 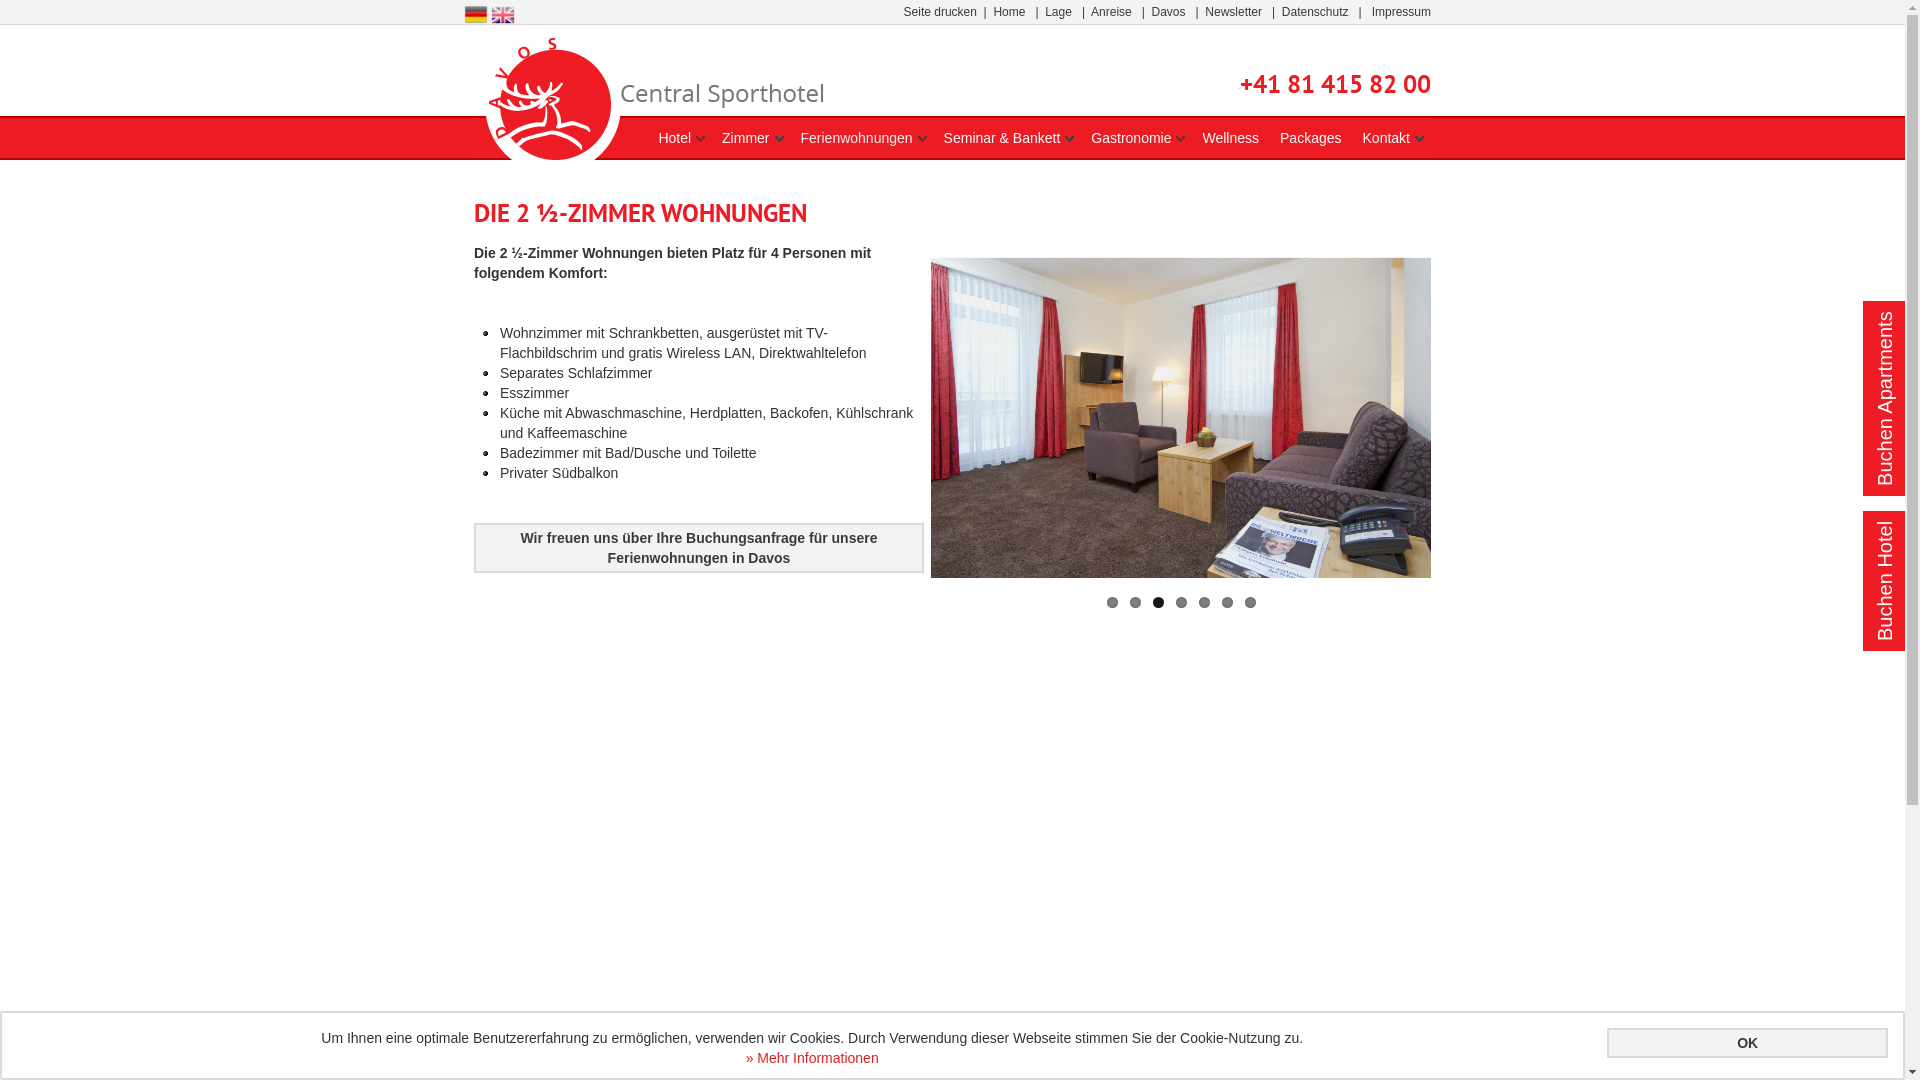 I want to click on 'Wellness', so click(x=1200, y=137).